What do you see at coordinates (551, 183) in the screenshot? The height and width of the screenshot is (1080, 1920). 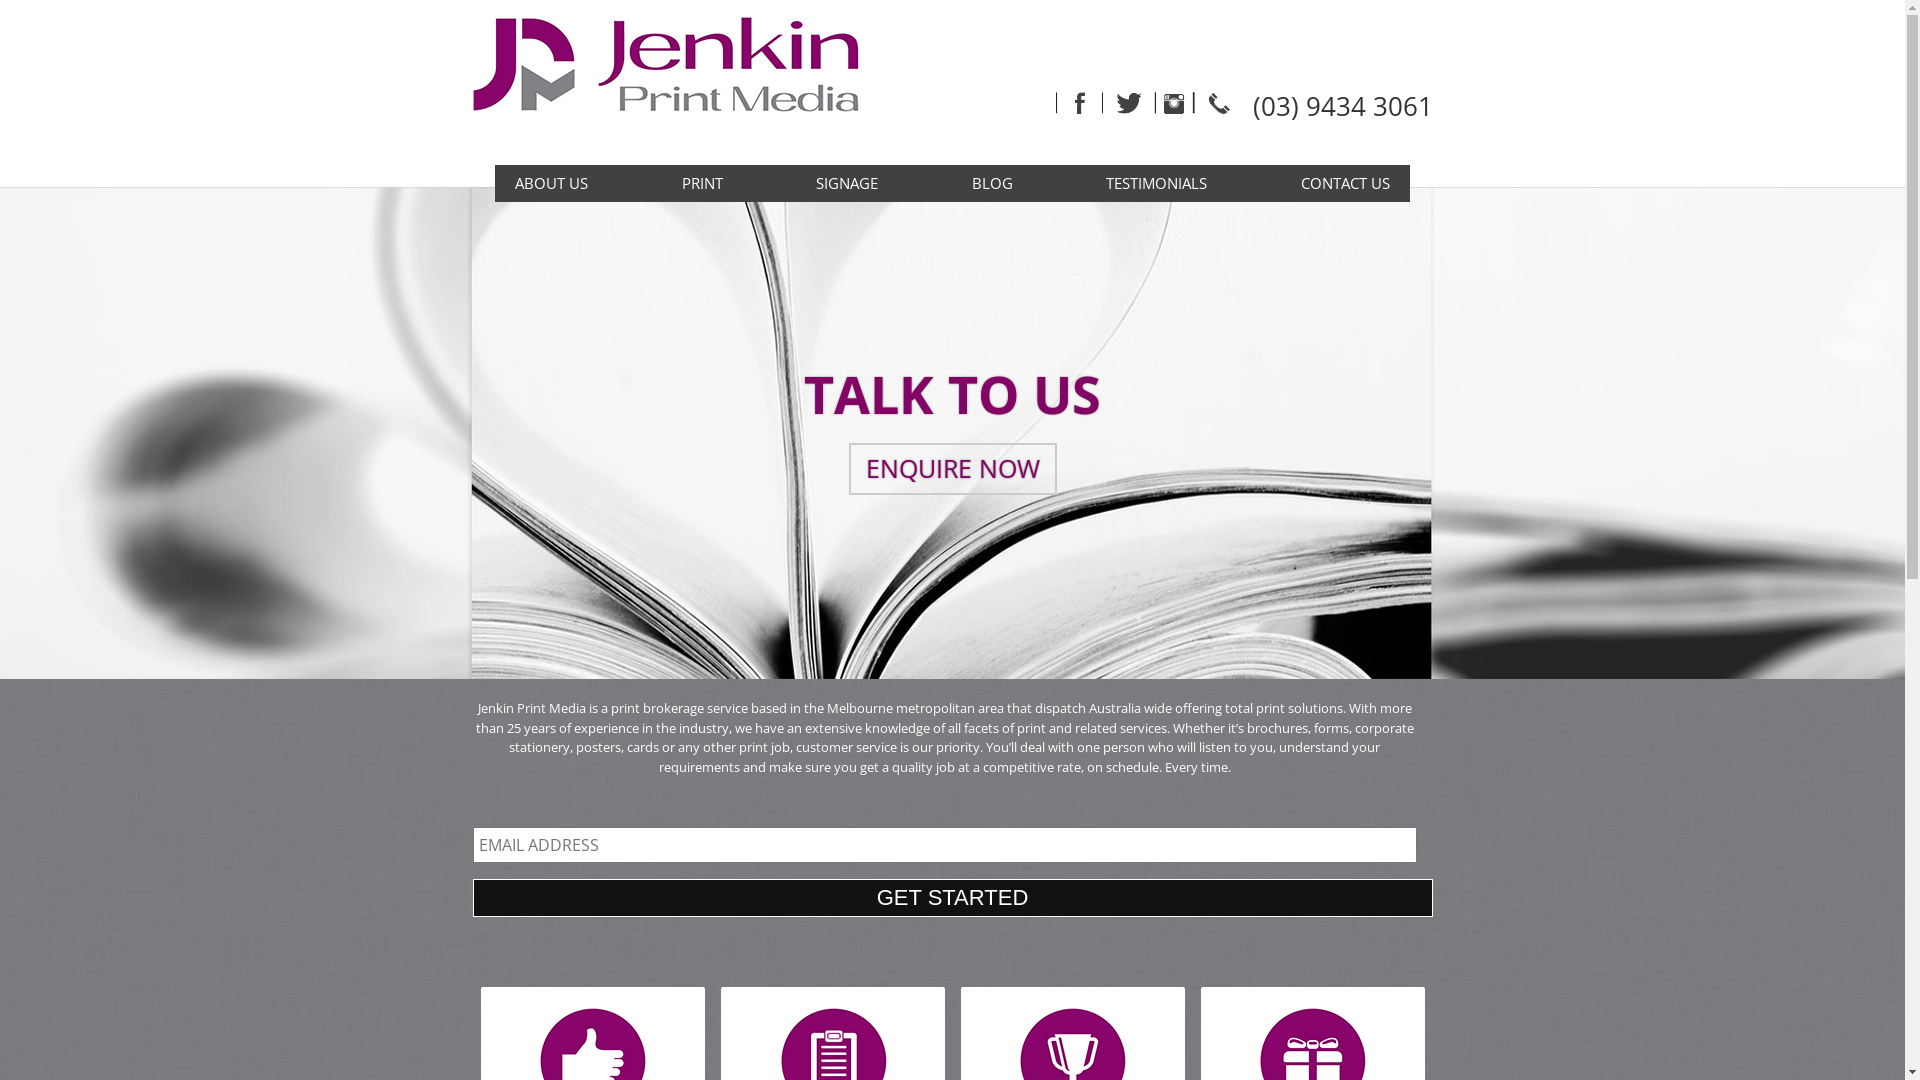 I see `'ABOUT US'` at bounding box center [551, 183].